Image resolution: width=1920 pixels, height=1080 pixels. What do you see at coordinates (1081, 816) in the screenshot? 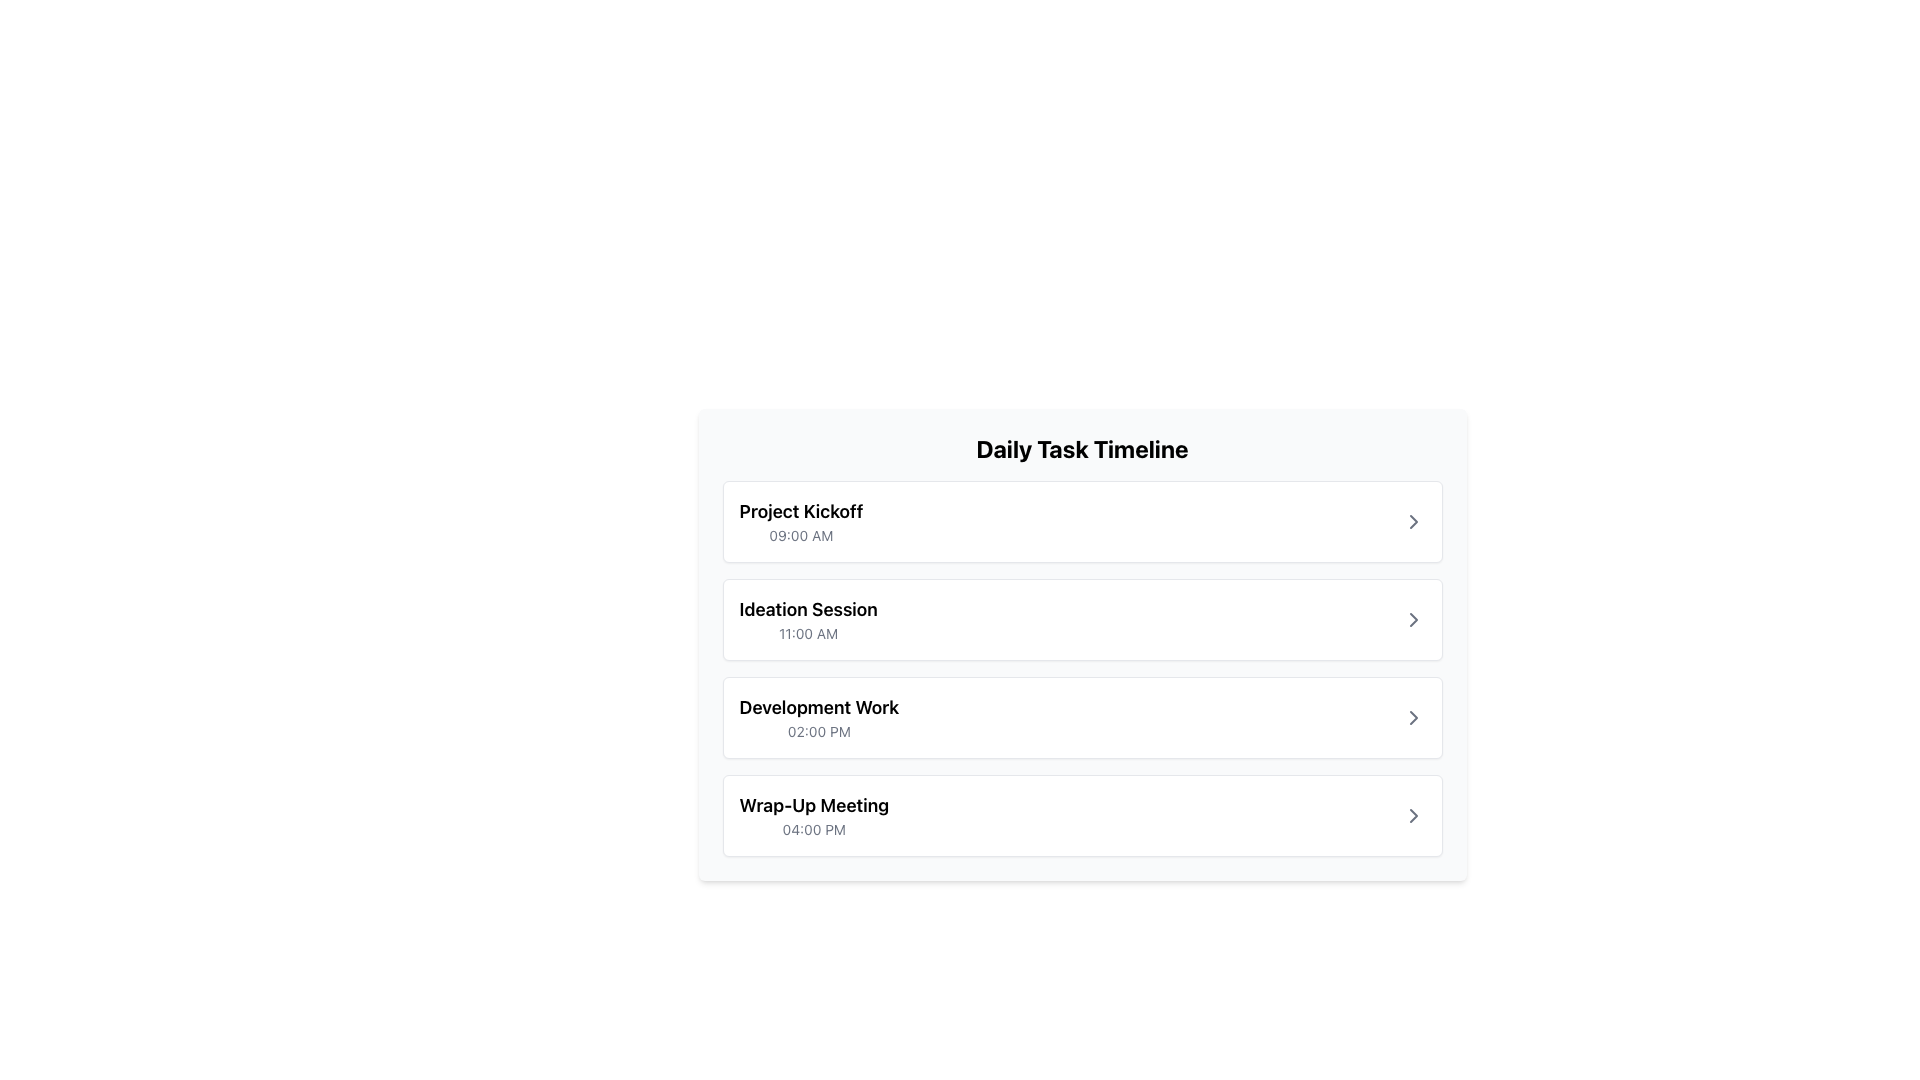
I see `the fourth list item in the 'Daily Task Timeline' labeled 'Wrap-Up Meeting' scheduled for '04:00 PM'` at bounding box center [1081, 816].